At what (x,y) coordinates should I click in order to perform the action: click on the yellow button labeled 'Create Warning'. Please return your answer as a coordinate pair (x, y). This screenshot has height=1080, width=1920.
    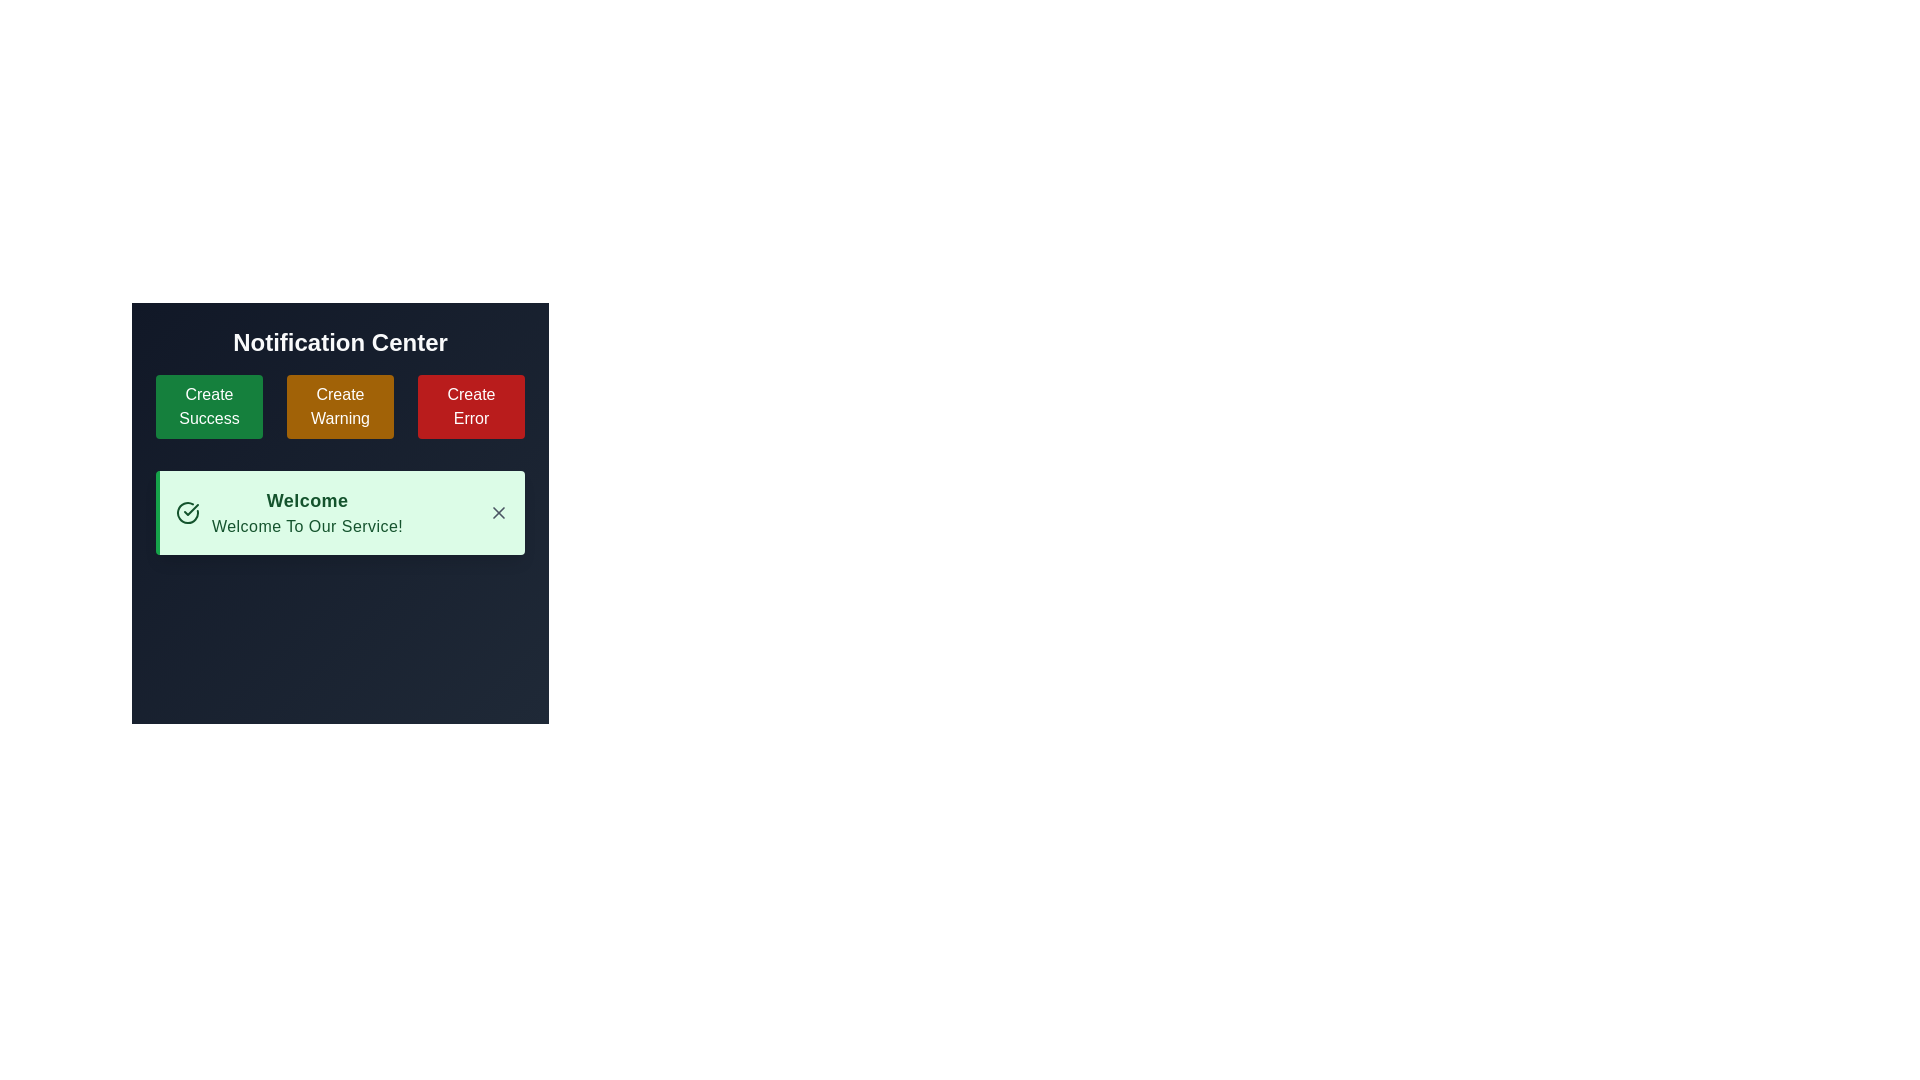
    Looking at the image, I should click on (340, 406).